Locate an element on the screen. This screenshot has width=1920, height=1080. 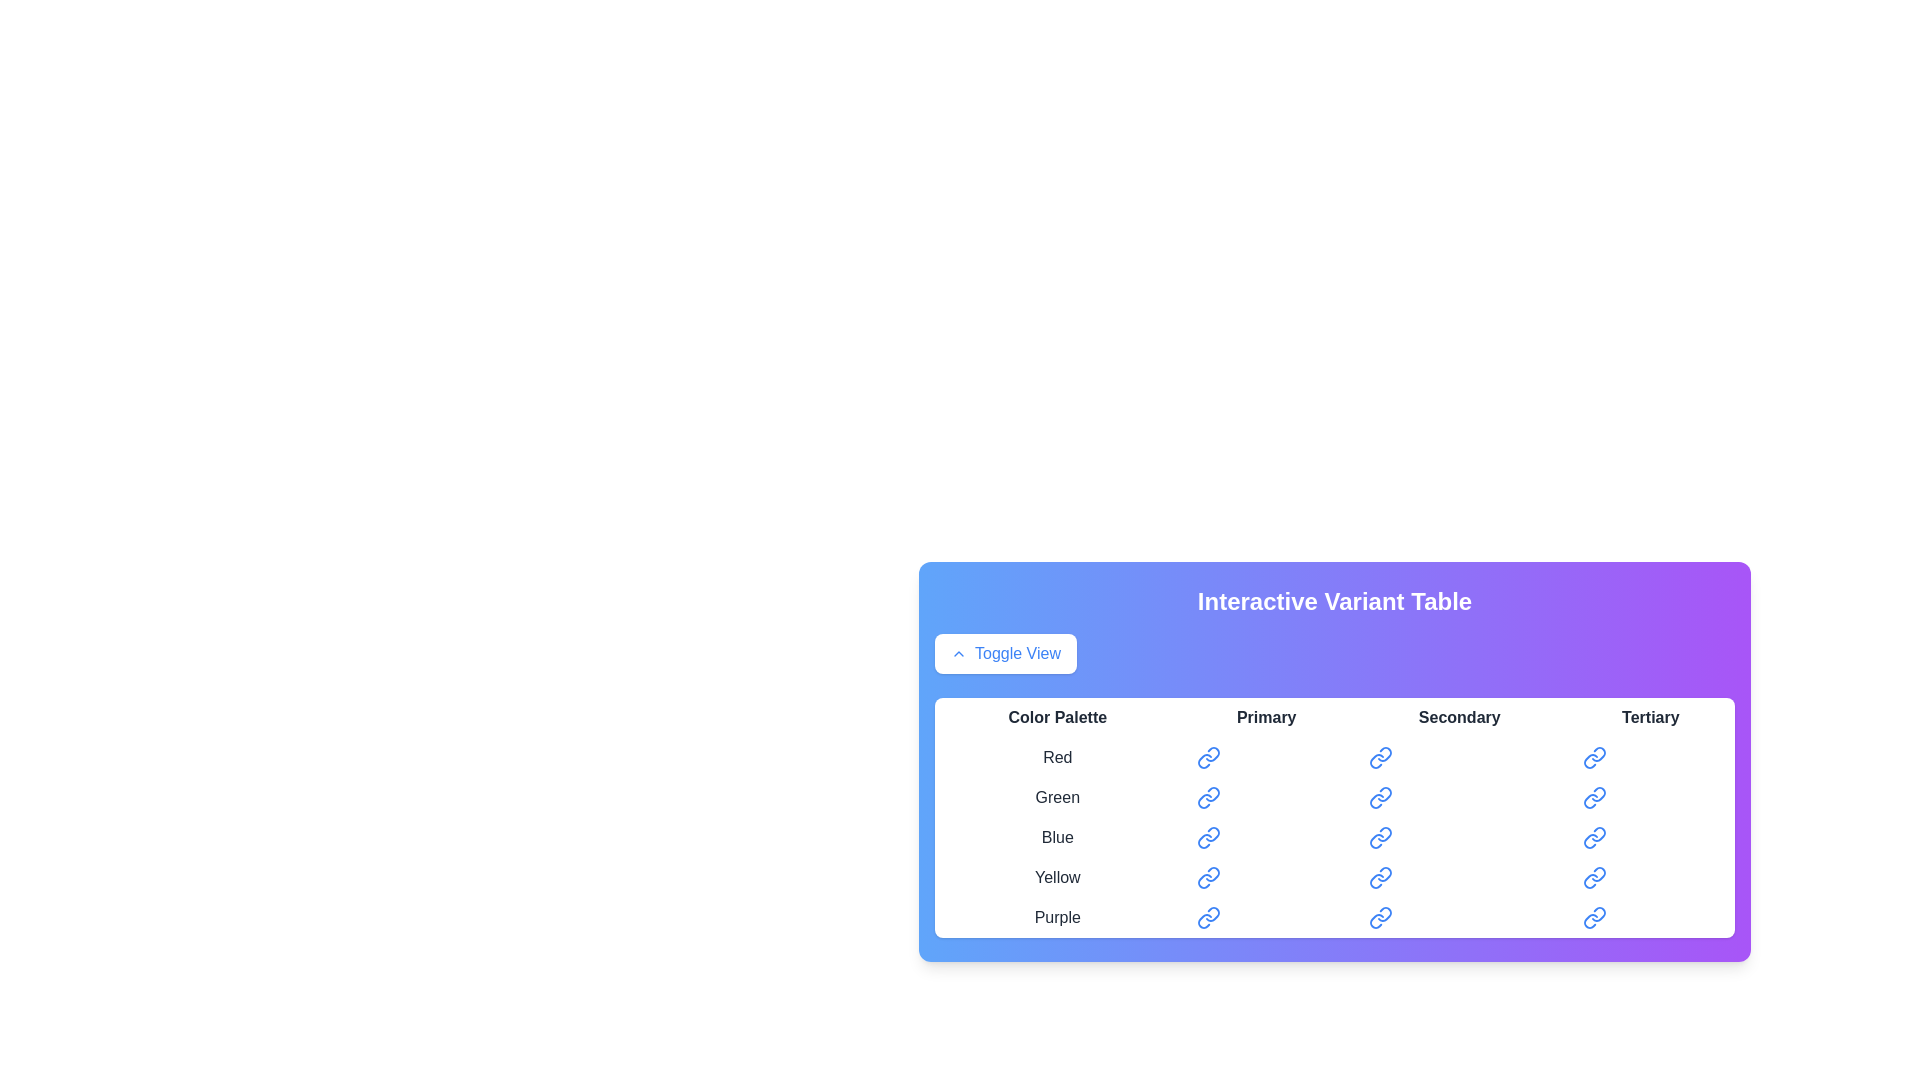
the 'Primary' label, which is the second label in a horizontal list of four labels in the 'Interactive Variant Table' is located at coordinates (1265, 716).